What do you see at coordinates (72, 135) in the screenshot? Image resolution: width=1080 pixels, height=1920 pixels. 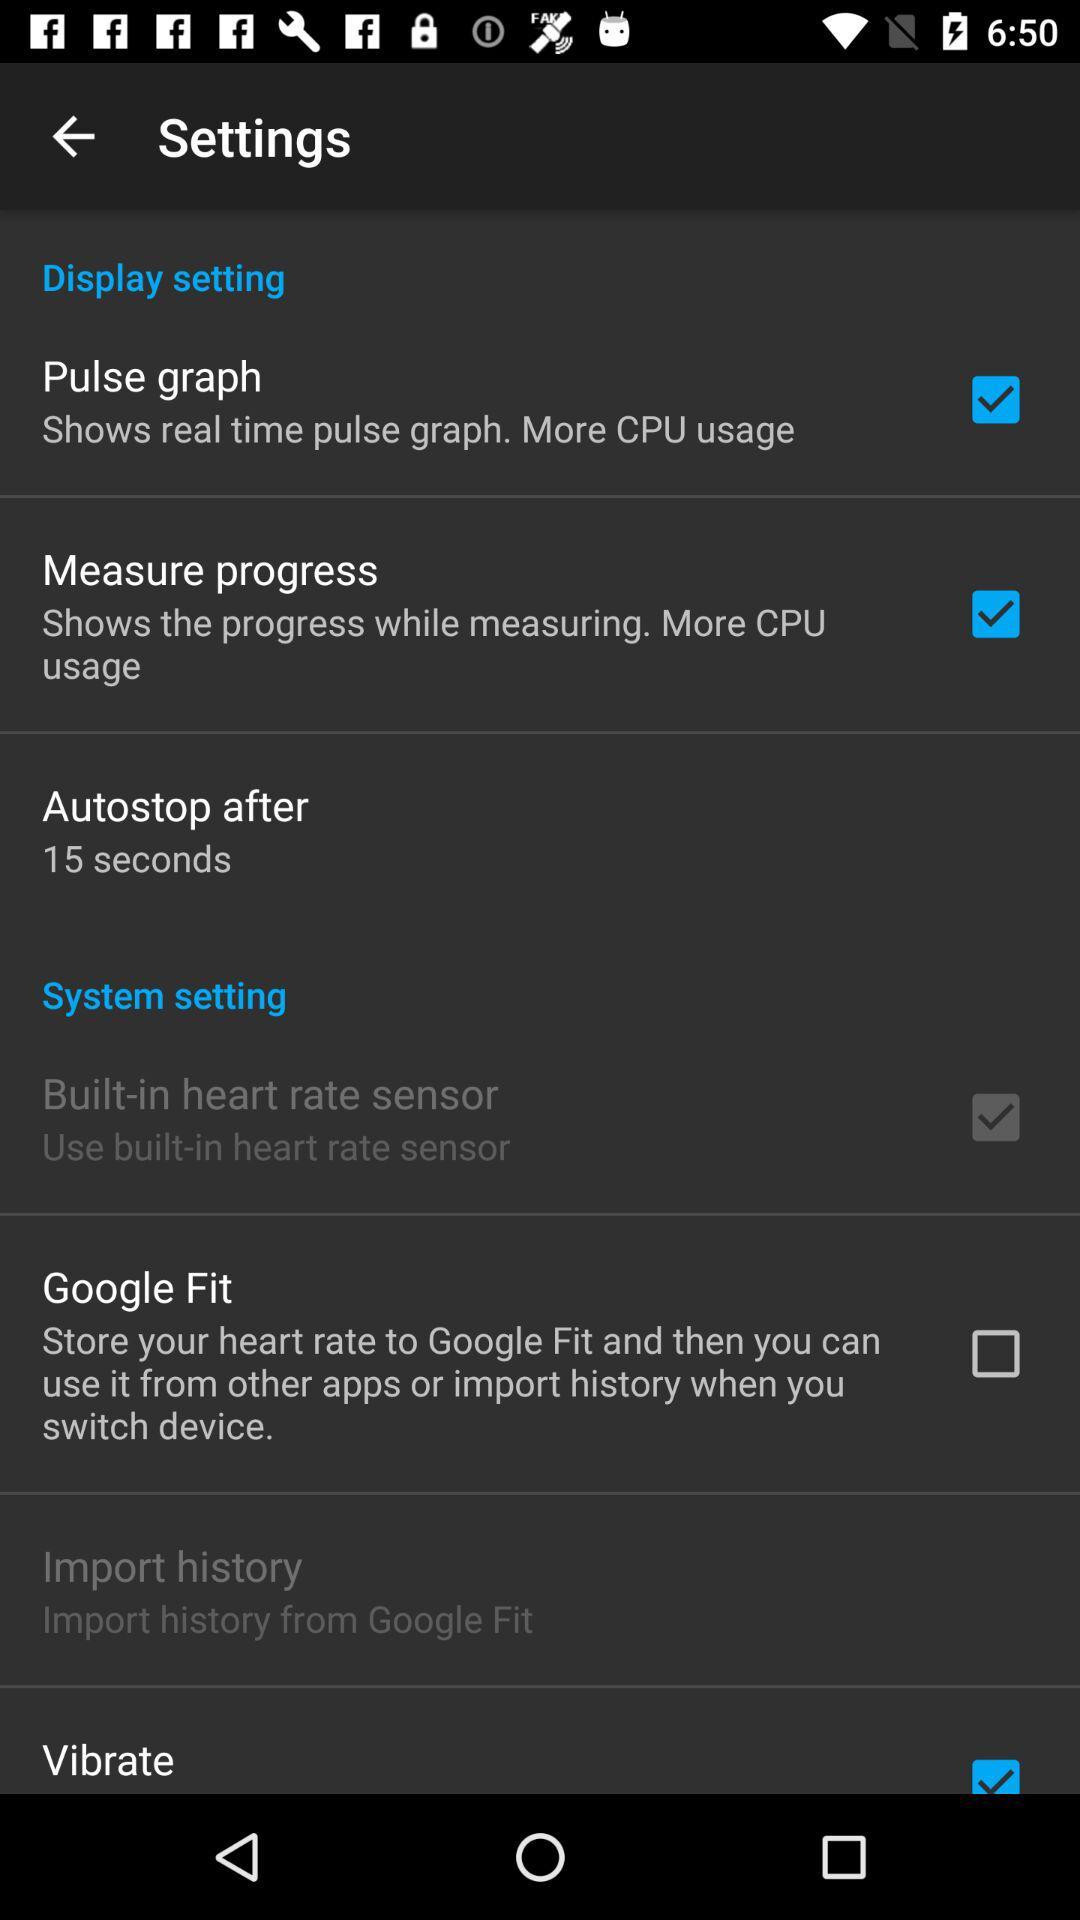 I see `the item above the display setting icon` at bounding box center [72, 135].